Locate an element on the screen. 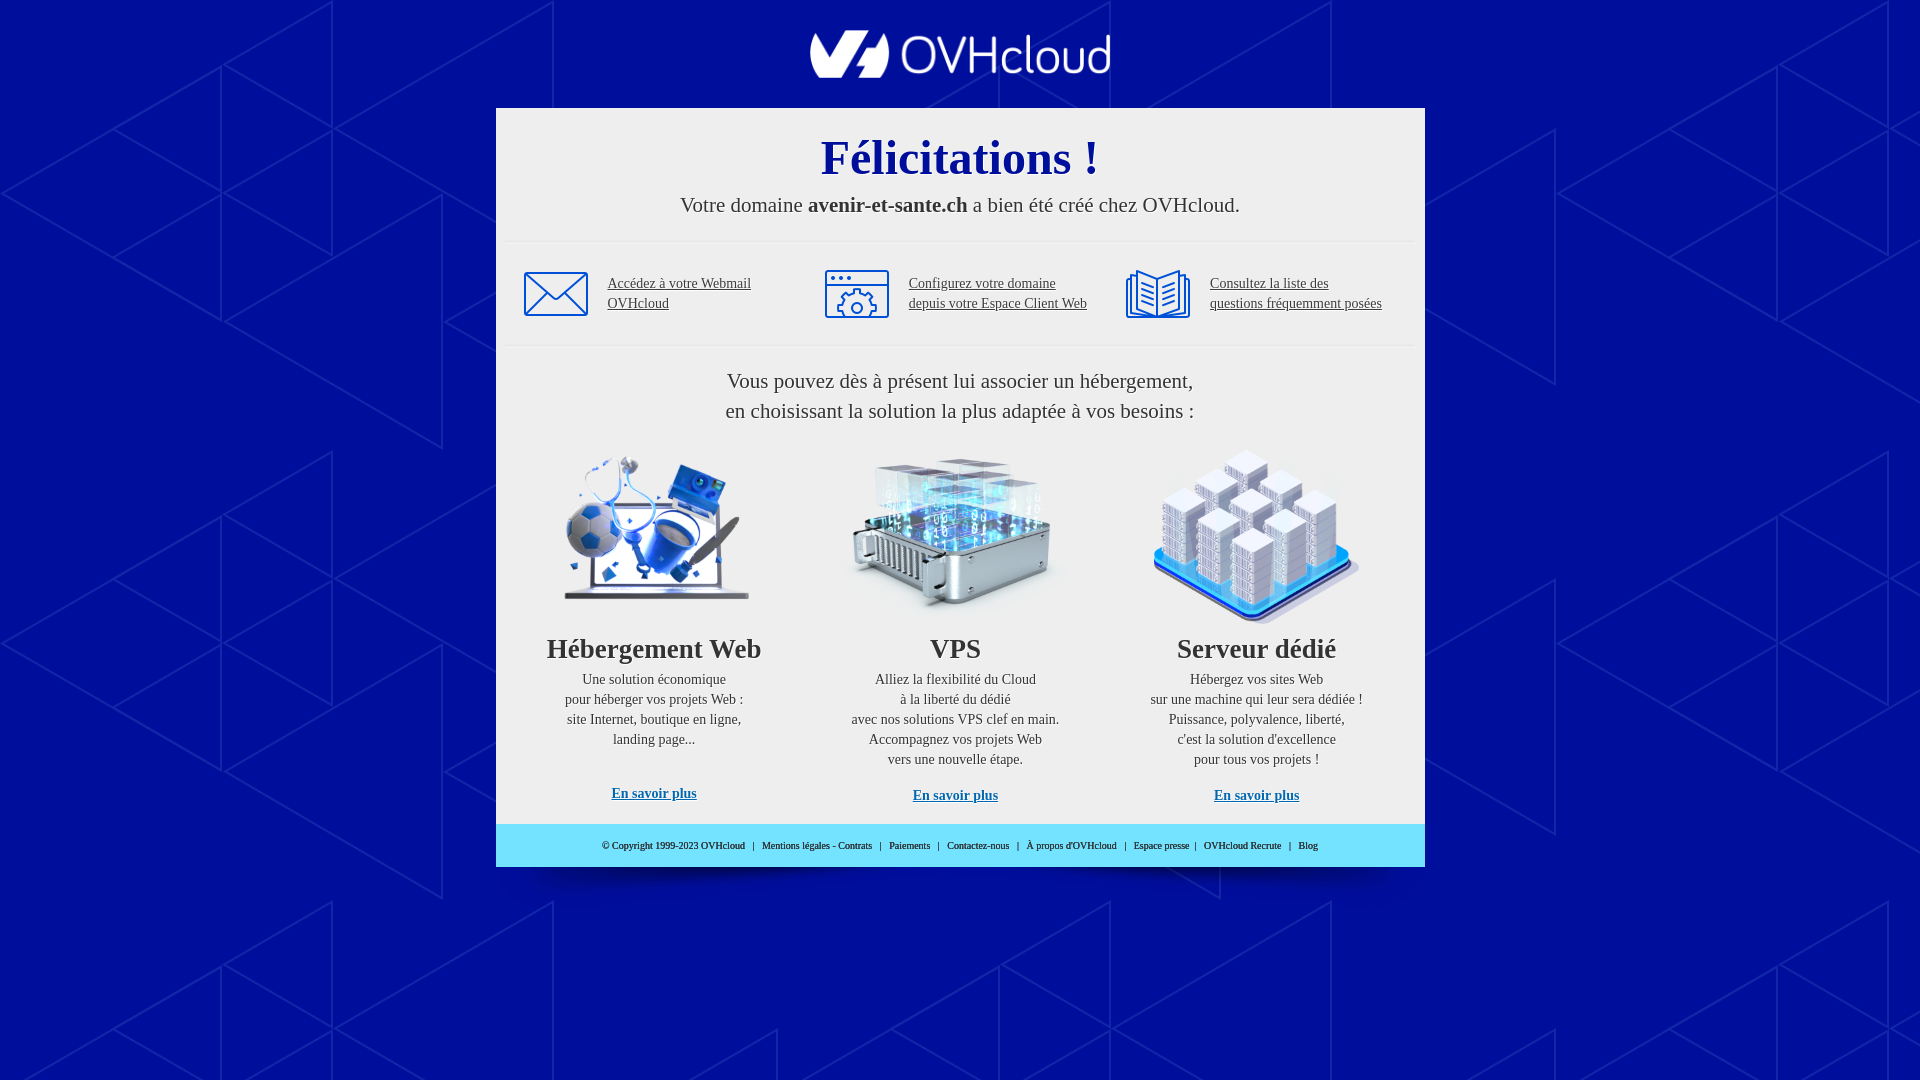  'En savoir plus' is located at coordinates (1255, 794).